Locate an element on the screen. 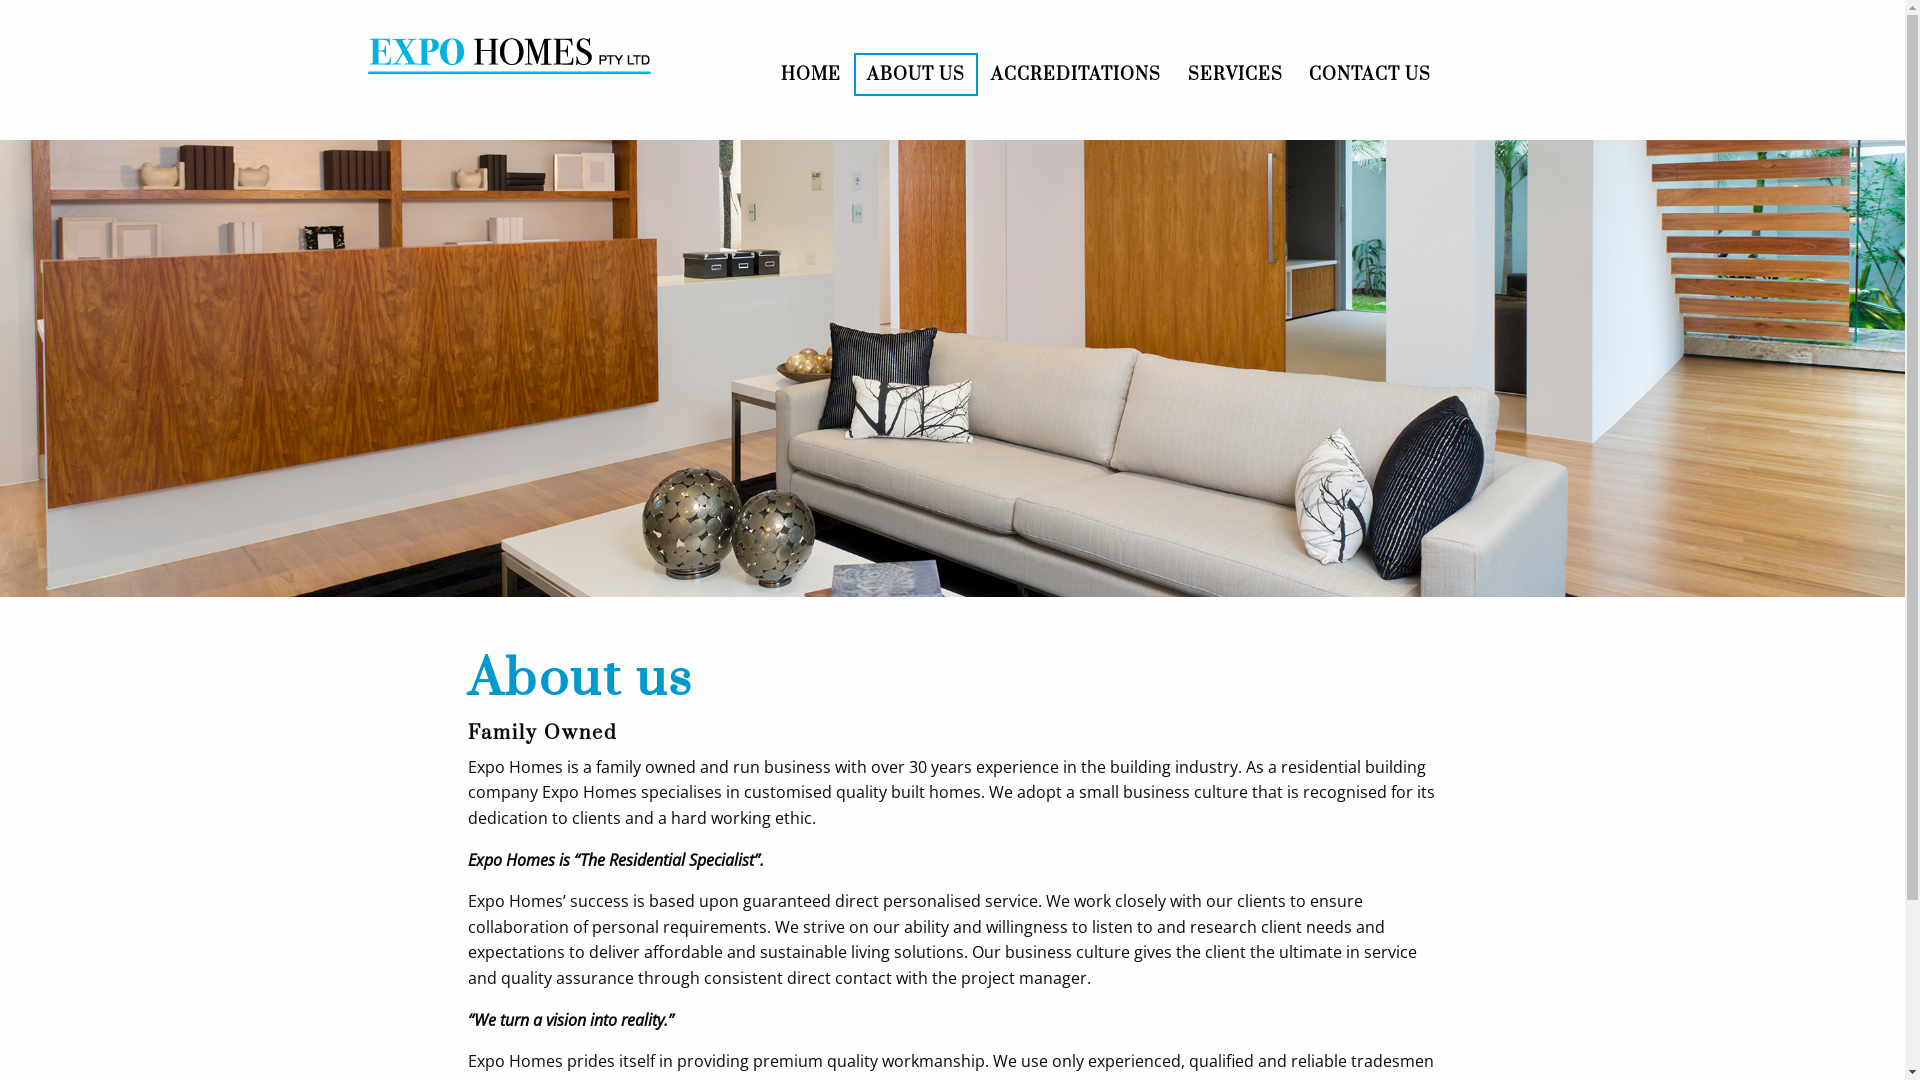 The image size is (1920, 1080). 'CONTACT US' is located at coordinates (1368, 72).